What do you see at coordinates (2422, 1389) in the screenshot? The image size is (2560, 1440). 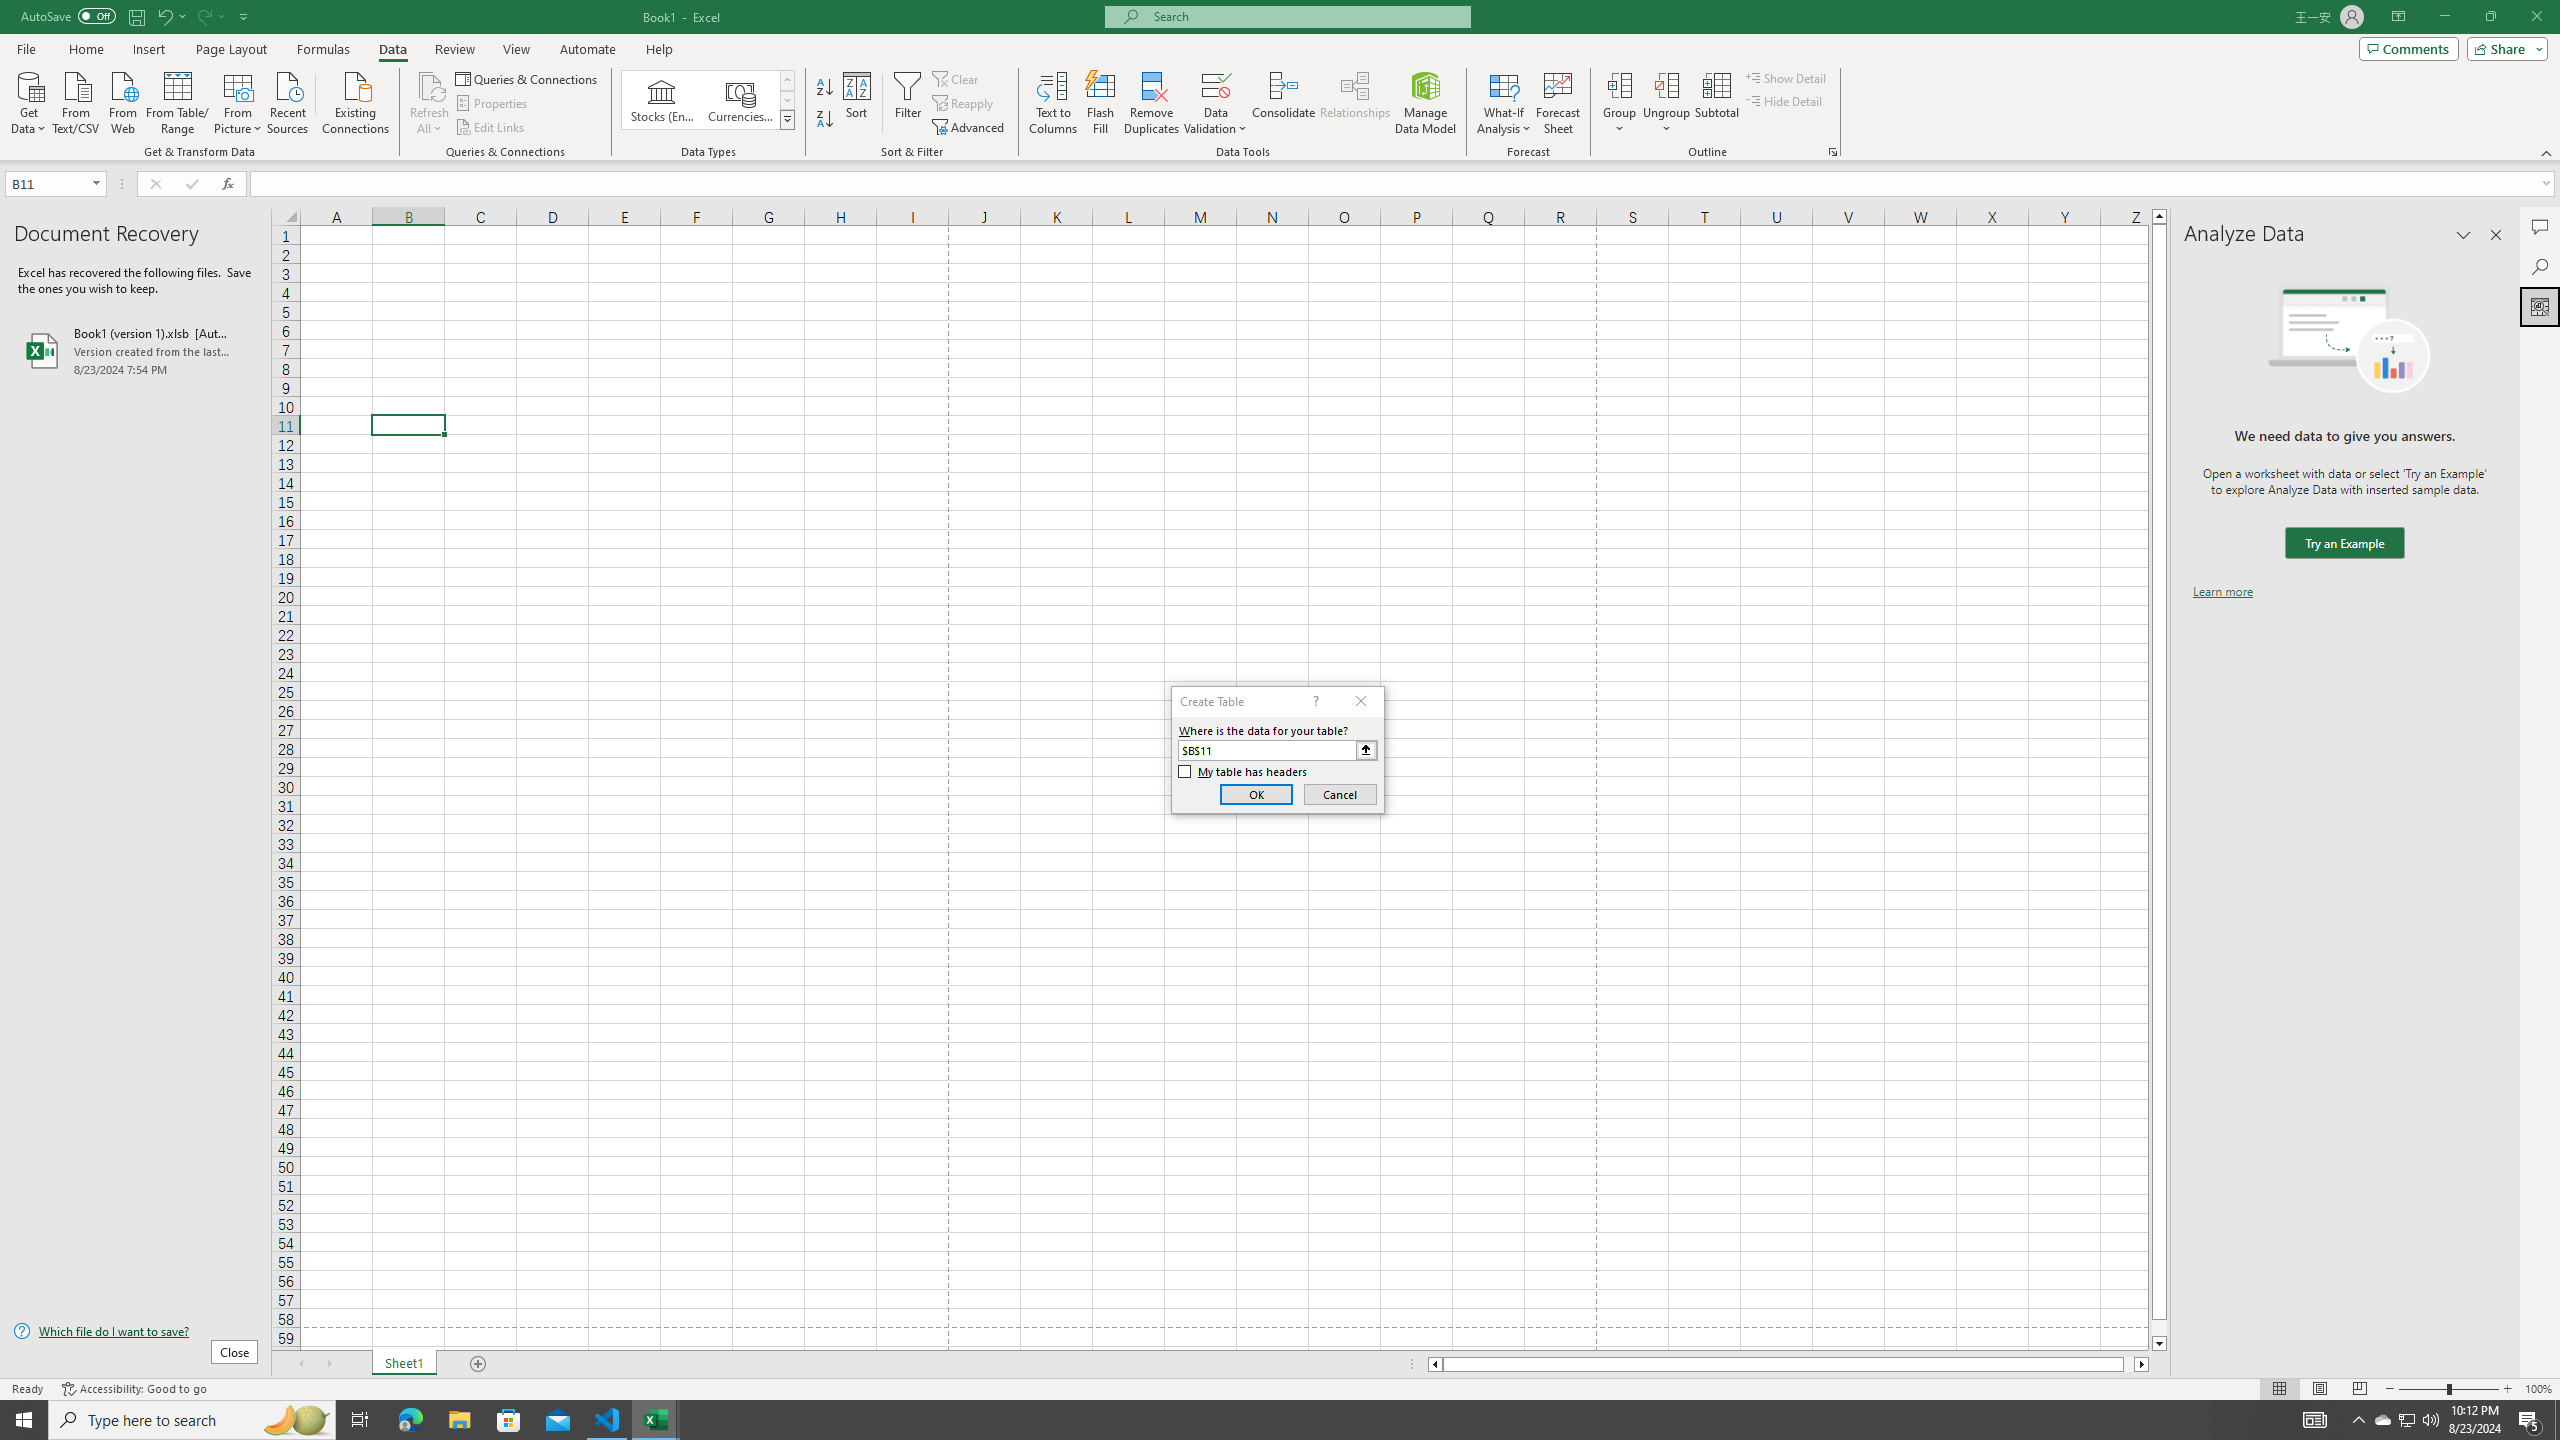 I see `'Zoom Out'` at bounding box center [2422, 1389].